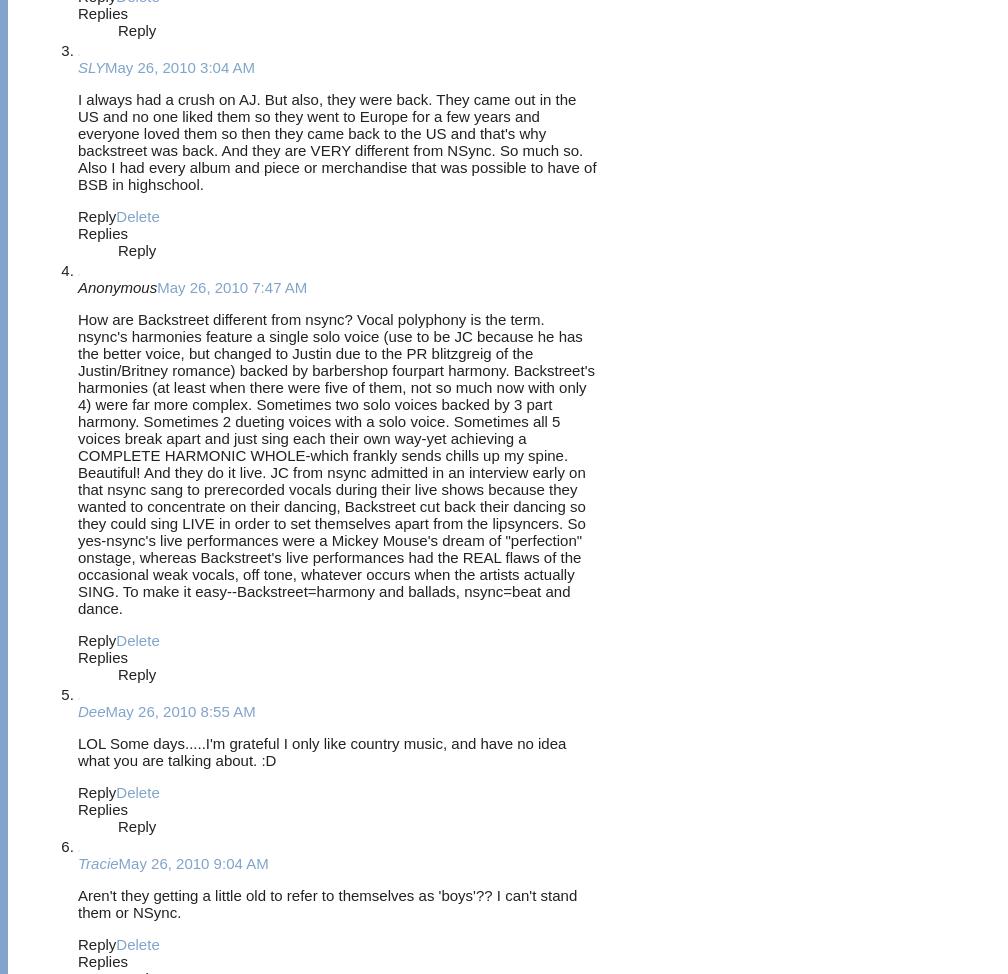 This screenshot has width=1008, height=974. Describe the element at coordinates (157, 285) in the screenshot. I see `'May 26, 2010 7:47 AM'` at that location.